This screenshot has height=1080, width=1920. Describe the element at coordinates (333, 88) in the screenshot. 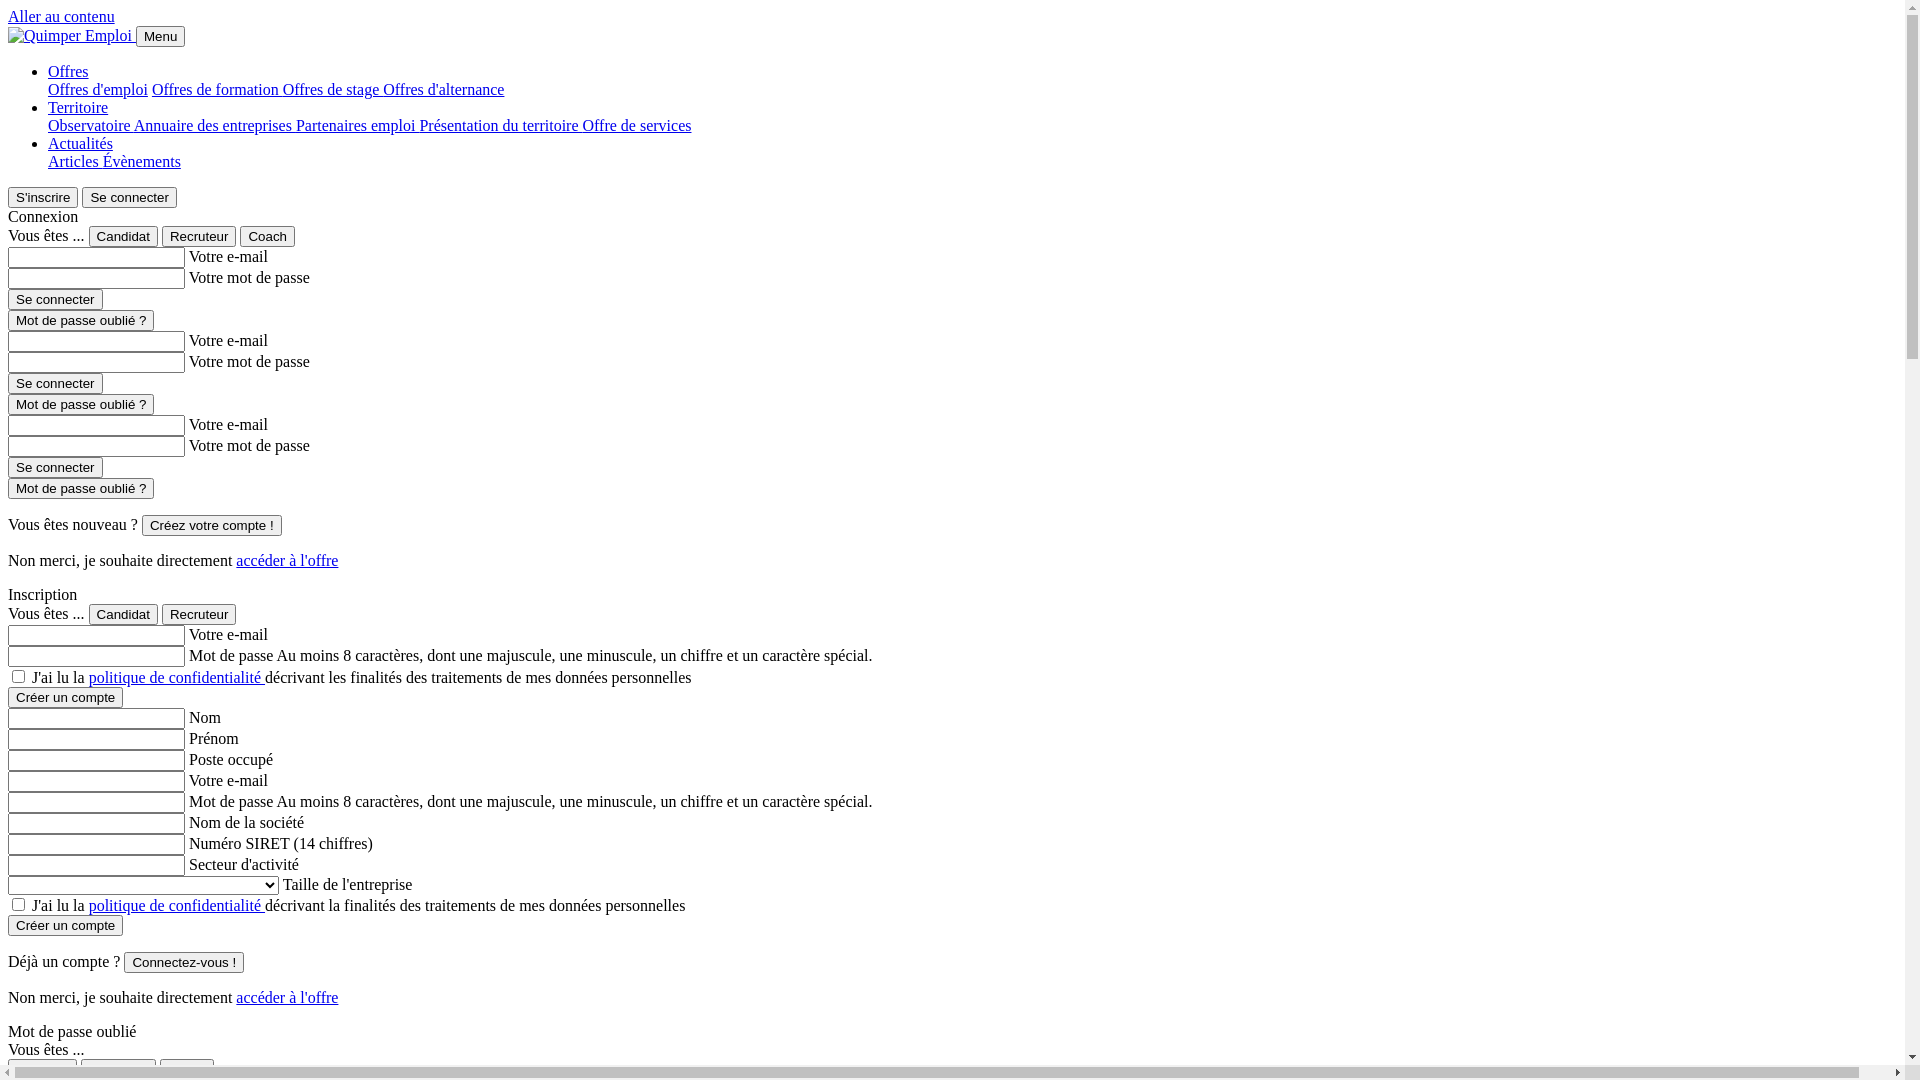

I see `'Offres de stage'` at that location.